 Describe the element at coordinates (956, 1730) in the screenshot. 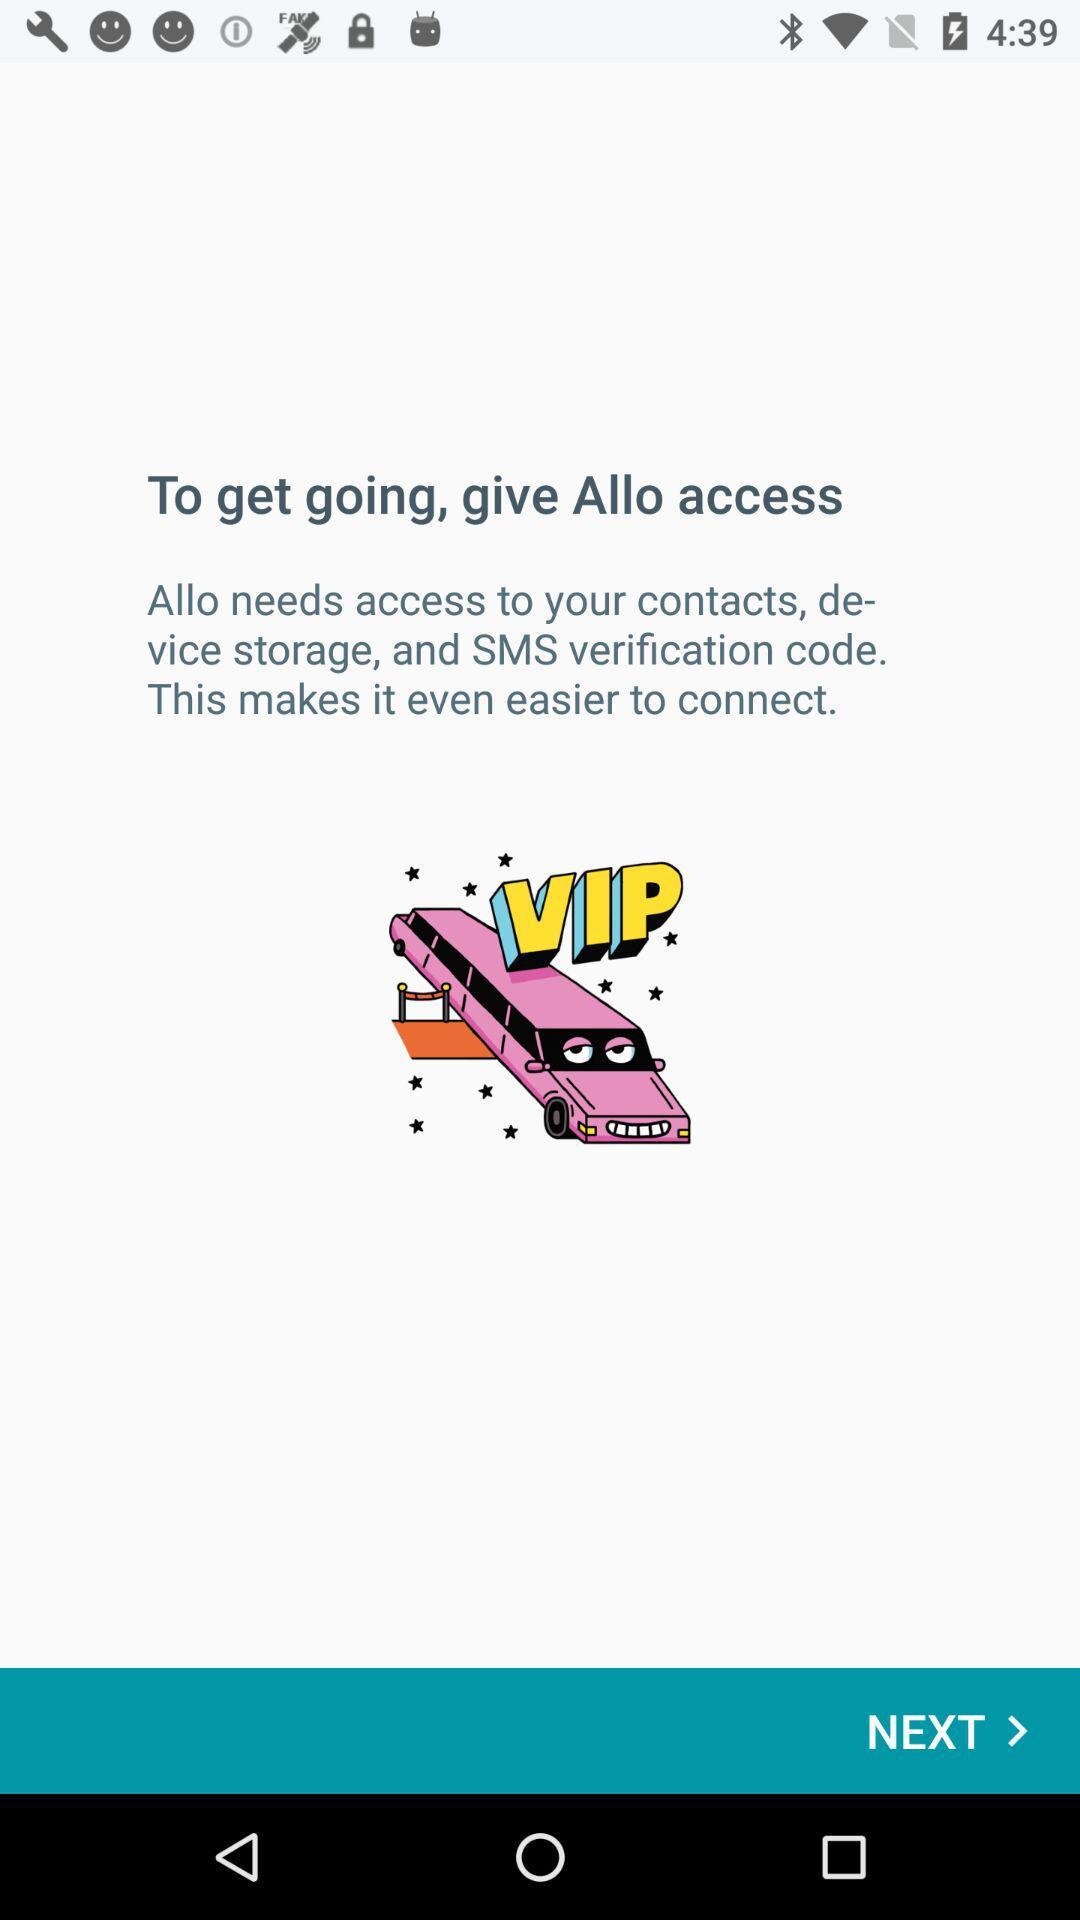

I see `next icon` at that location.